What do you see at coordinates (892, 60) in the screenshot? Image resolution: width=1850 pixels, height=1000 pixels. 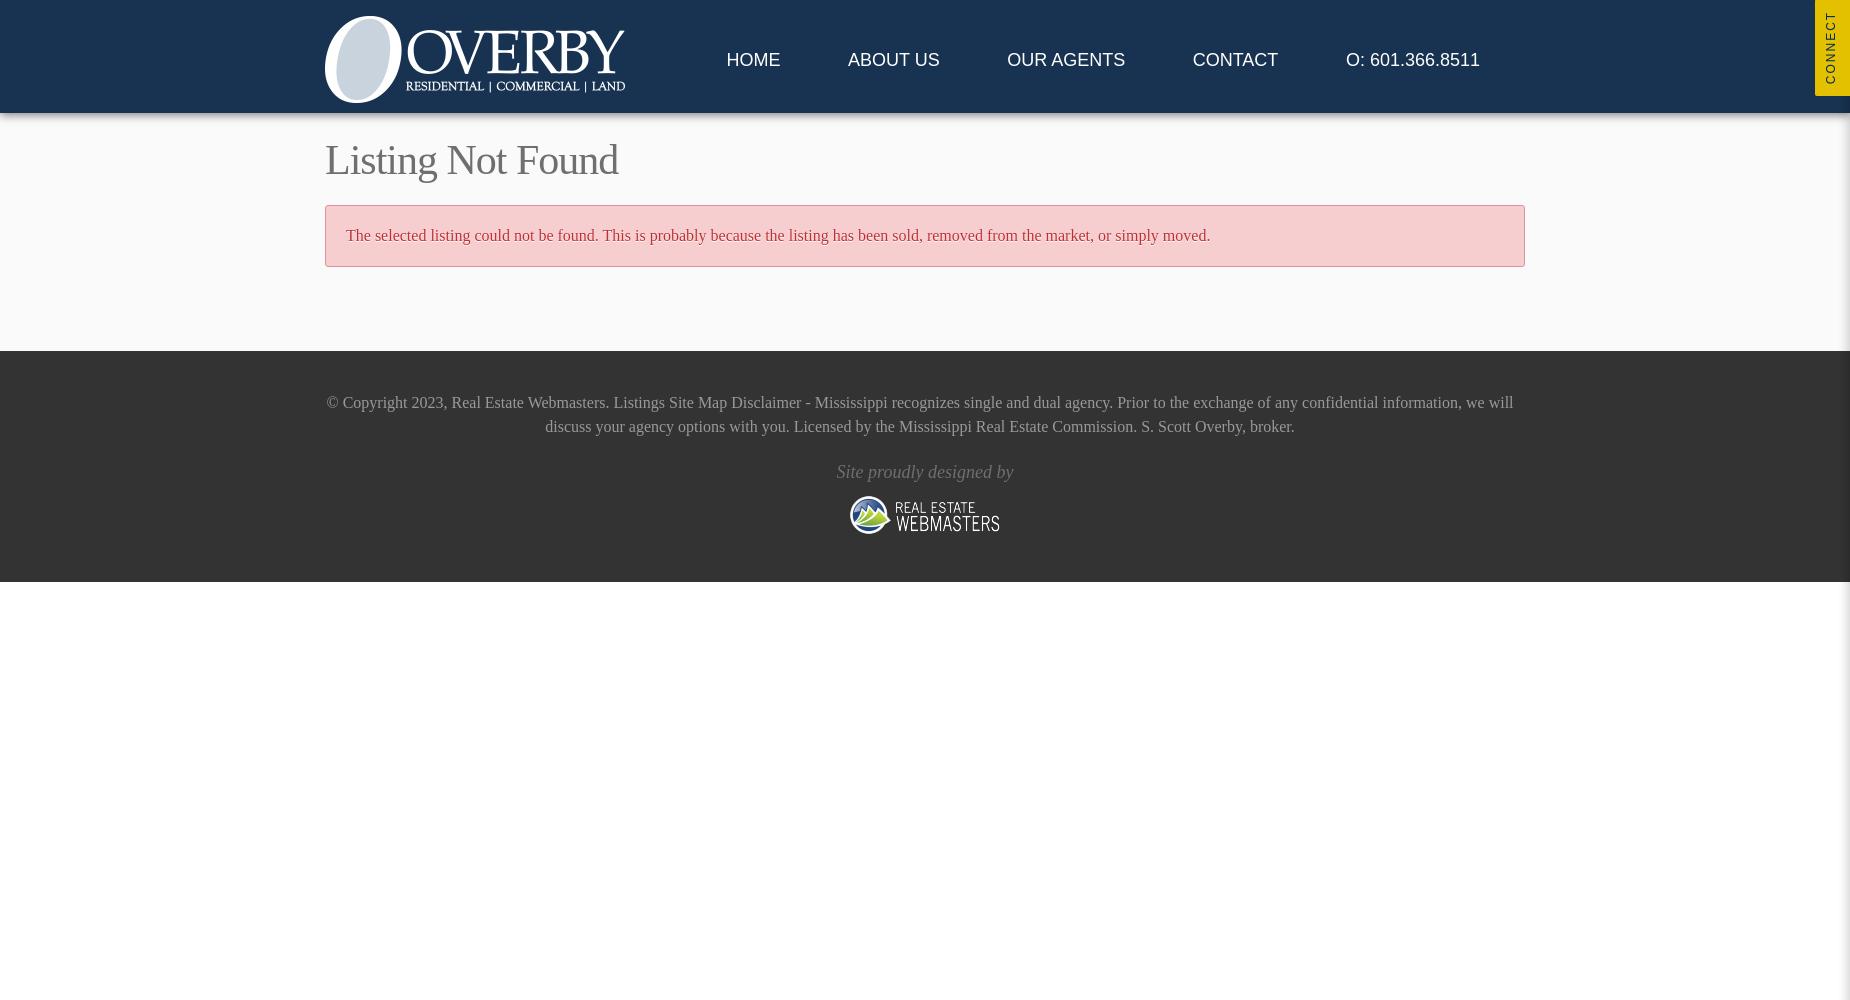 I see `'About Us'` at bounding box center [892, 60].